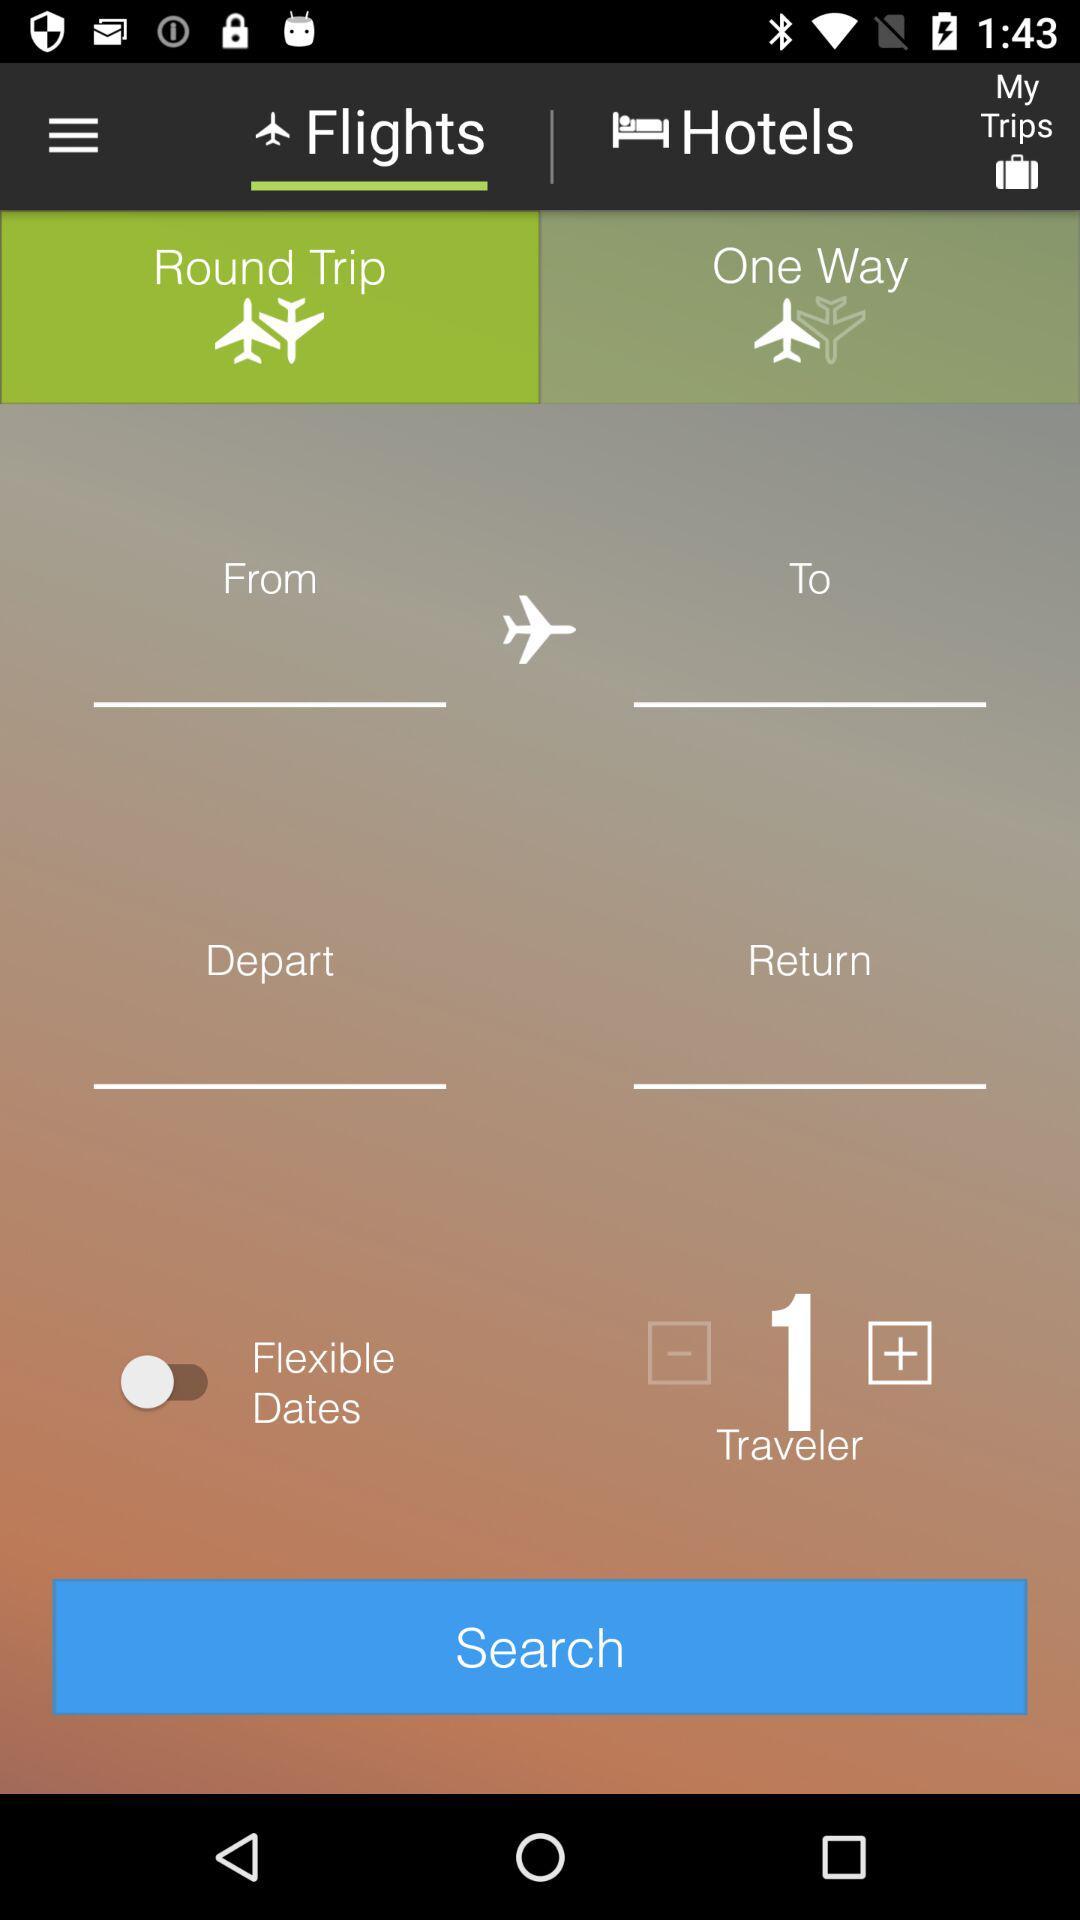 This screenshot has height=1920, width=1080. What do you see at coordinates (810, 1116) in the screenshot?
I see `return date field` at bounding box center [810, 1116].